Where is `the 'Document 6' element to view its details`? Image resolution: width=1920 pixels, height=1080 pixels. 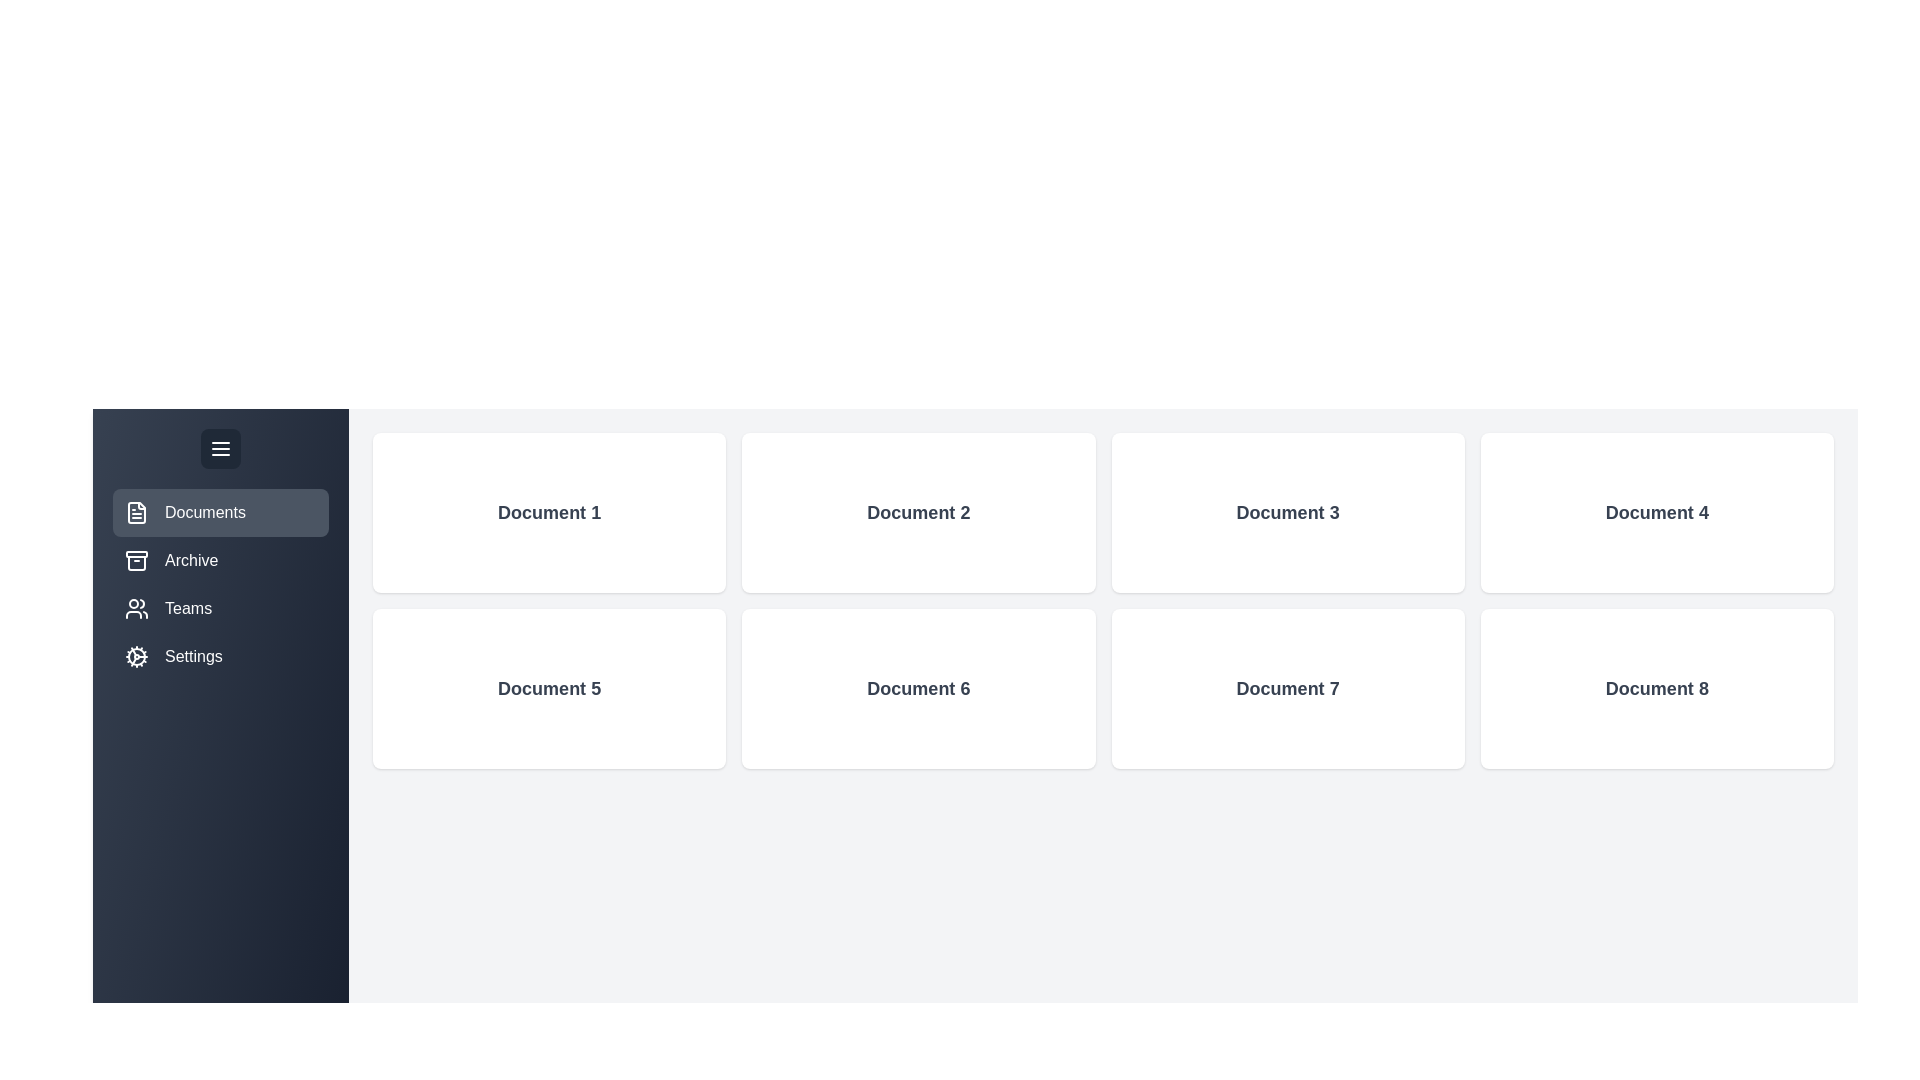 the 'Document 6' element to view its details is located at coordinates (917, 688).